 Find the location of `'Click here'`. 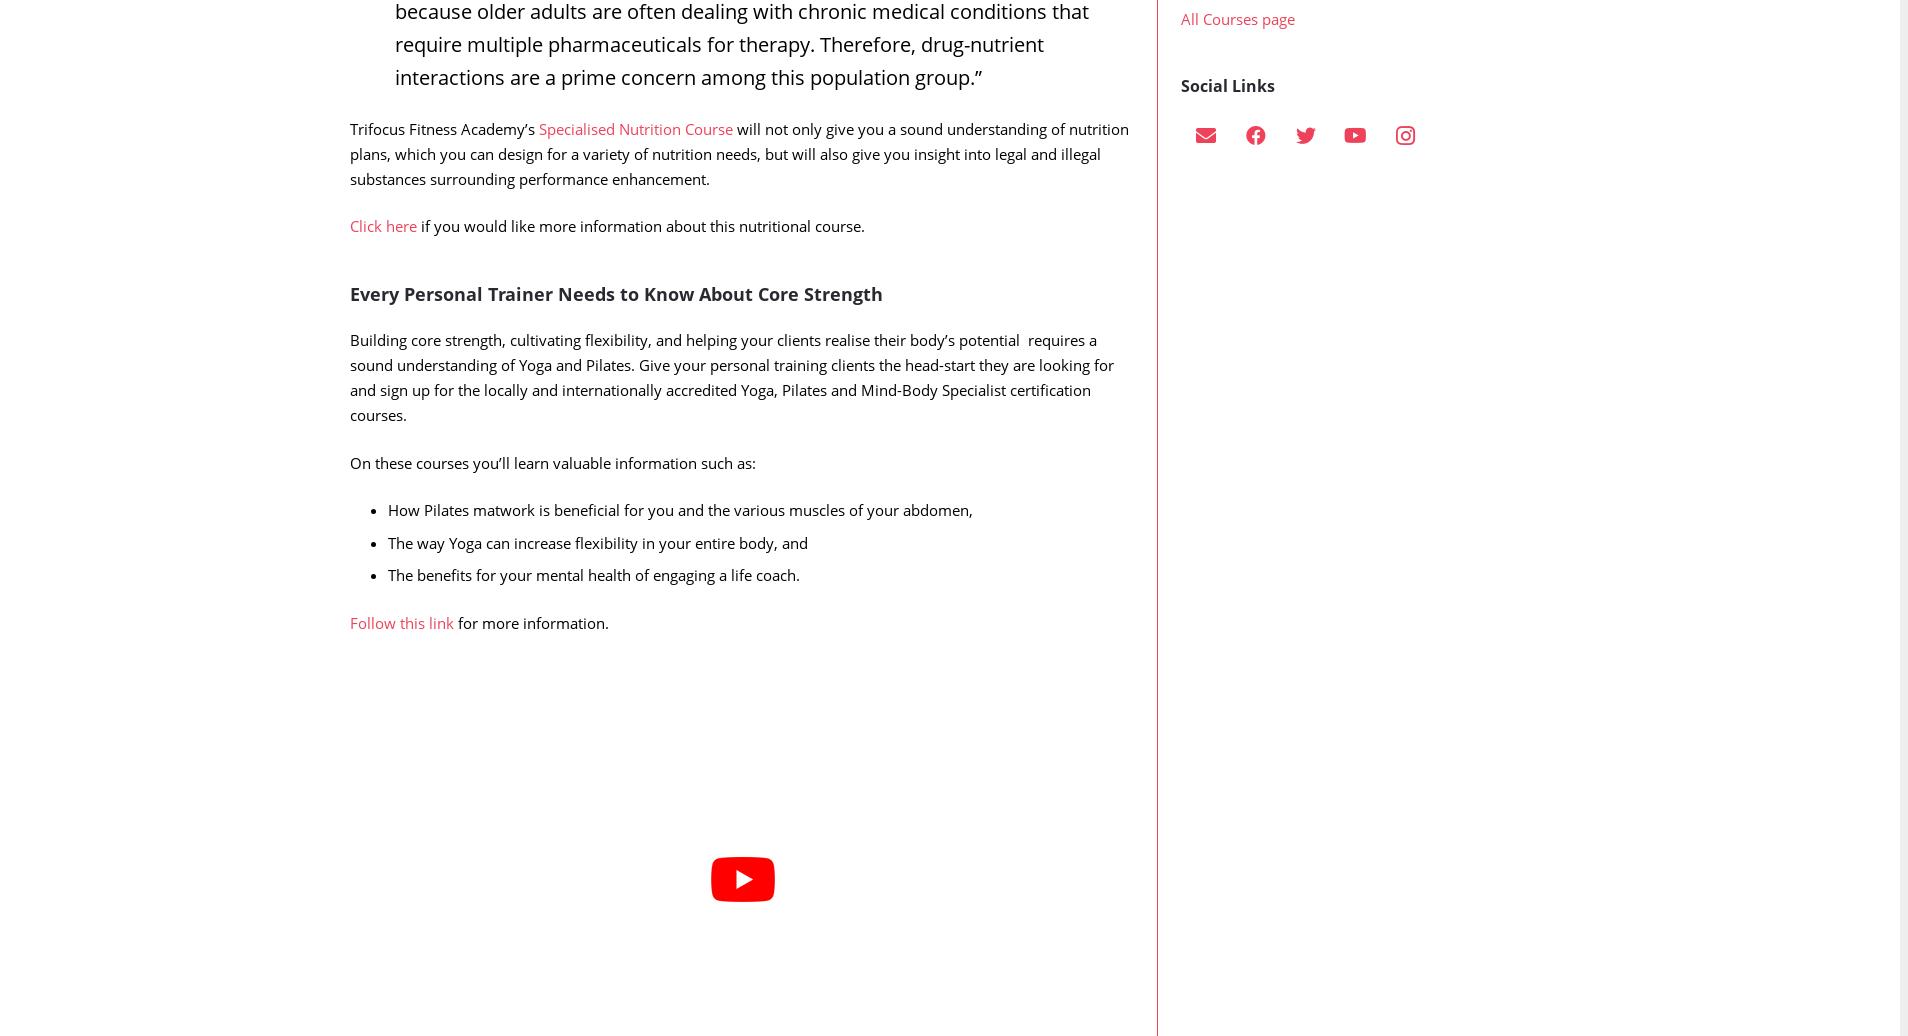

'Click here' is located at coordinates (349, 266).